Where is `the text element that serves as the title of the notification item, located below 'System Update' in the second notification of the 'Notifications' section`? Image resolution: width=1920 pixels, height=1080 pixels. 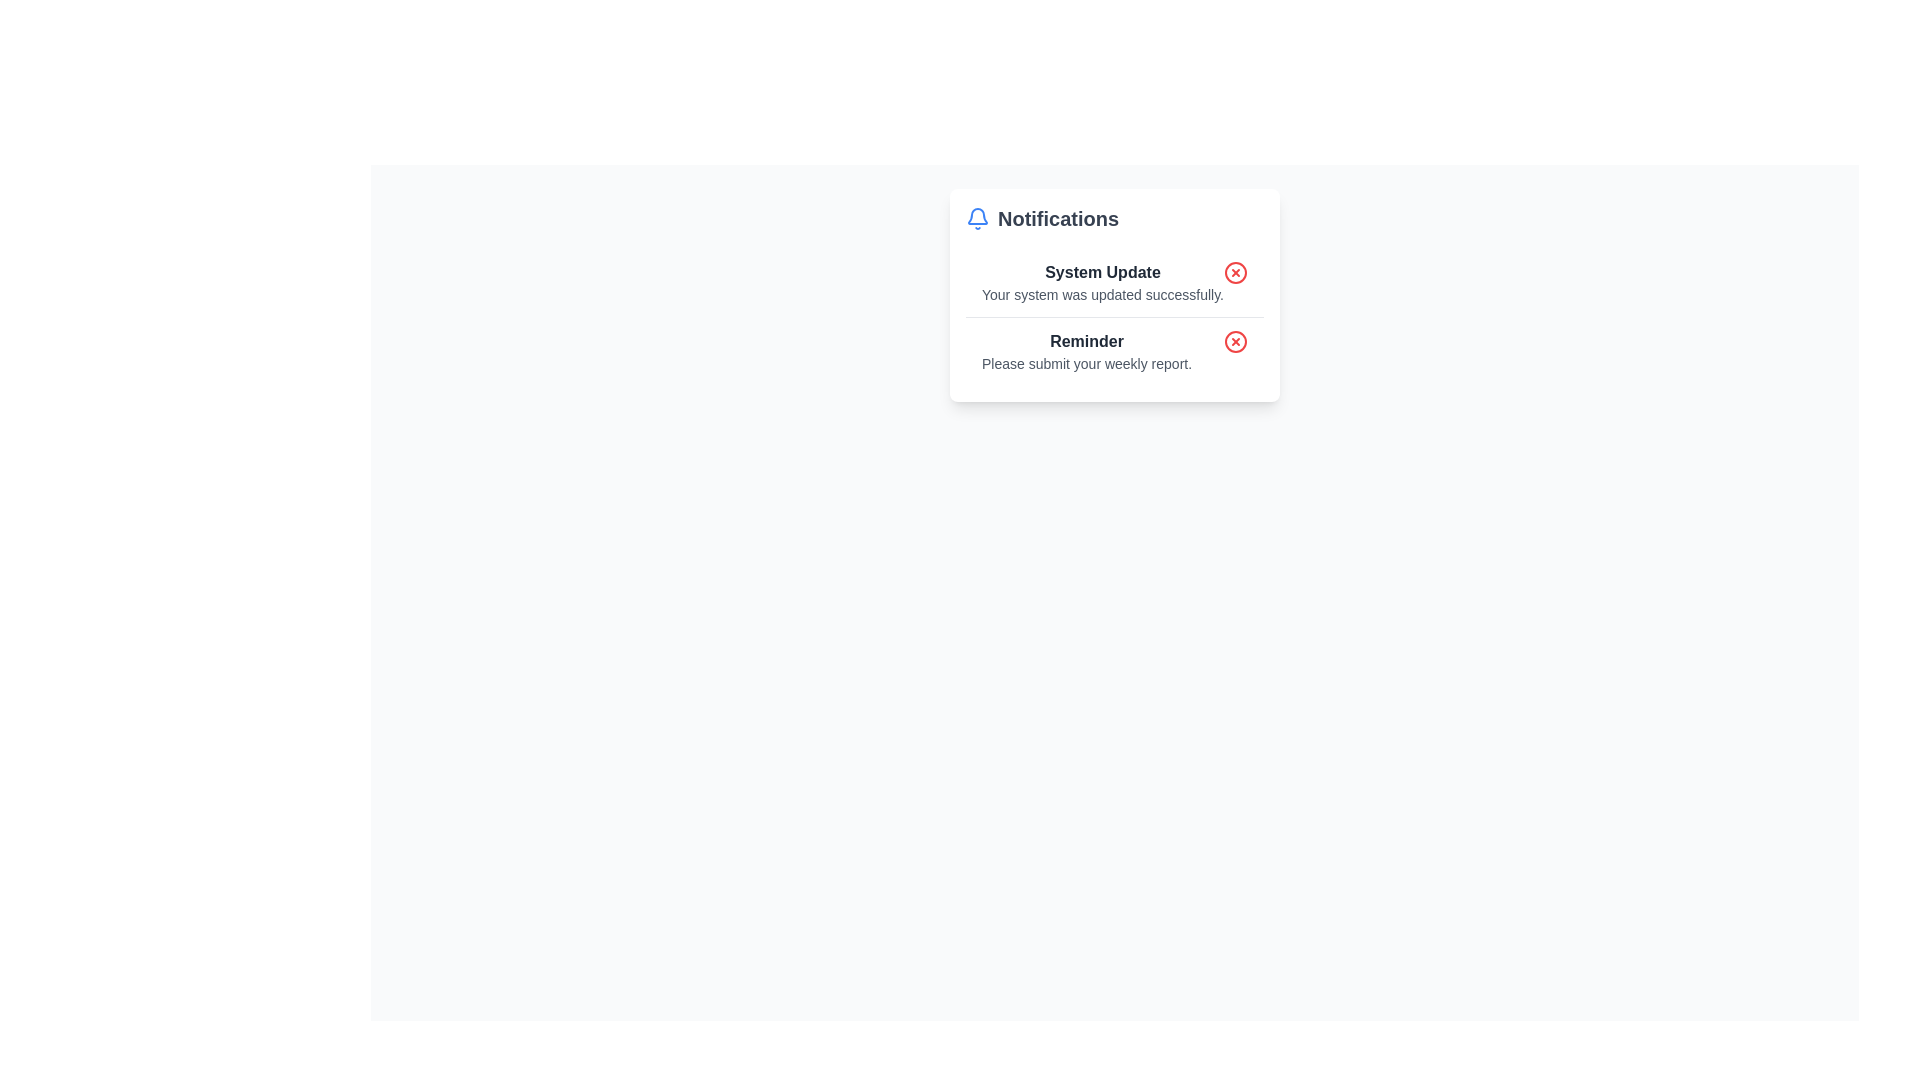
the text element that serves as the title of the notification item, located below 'System Update' in the second notification of the 'Notifications' section is located at coordinates (1086, 341).